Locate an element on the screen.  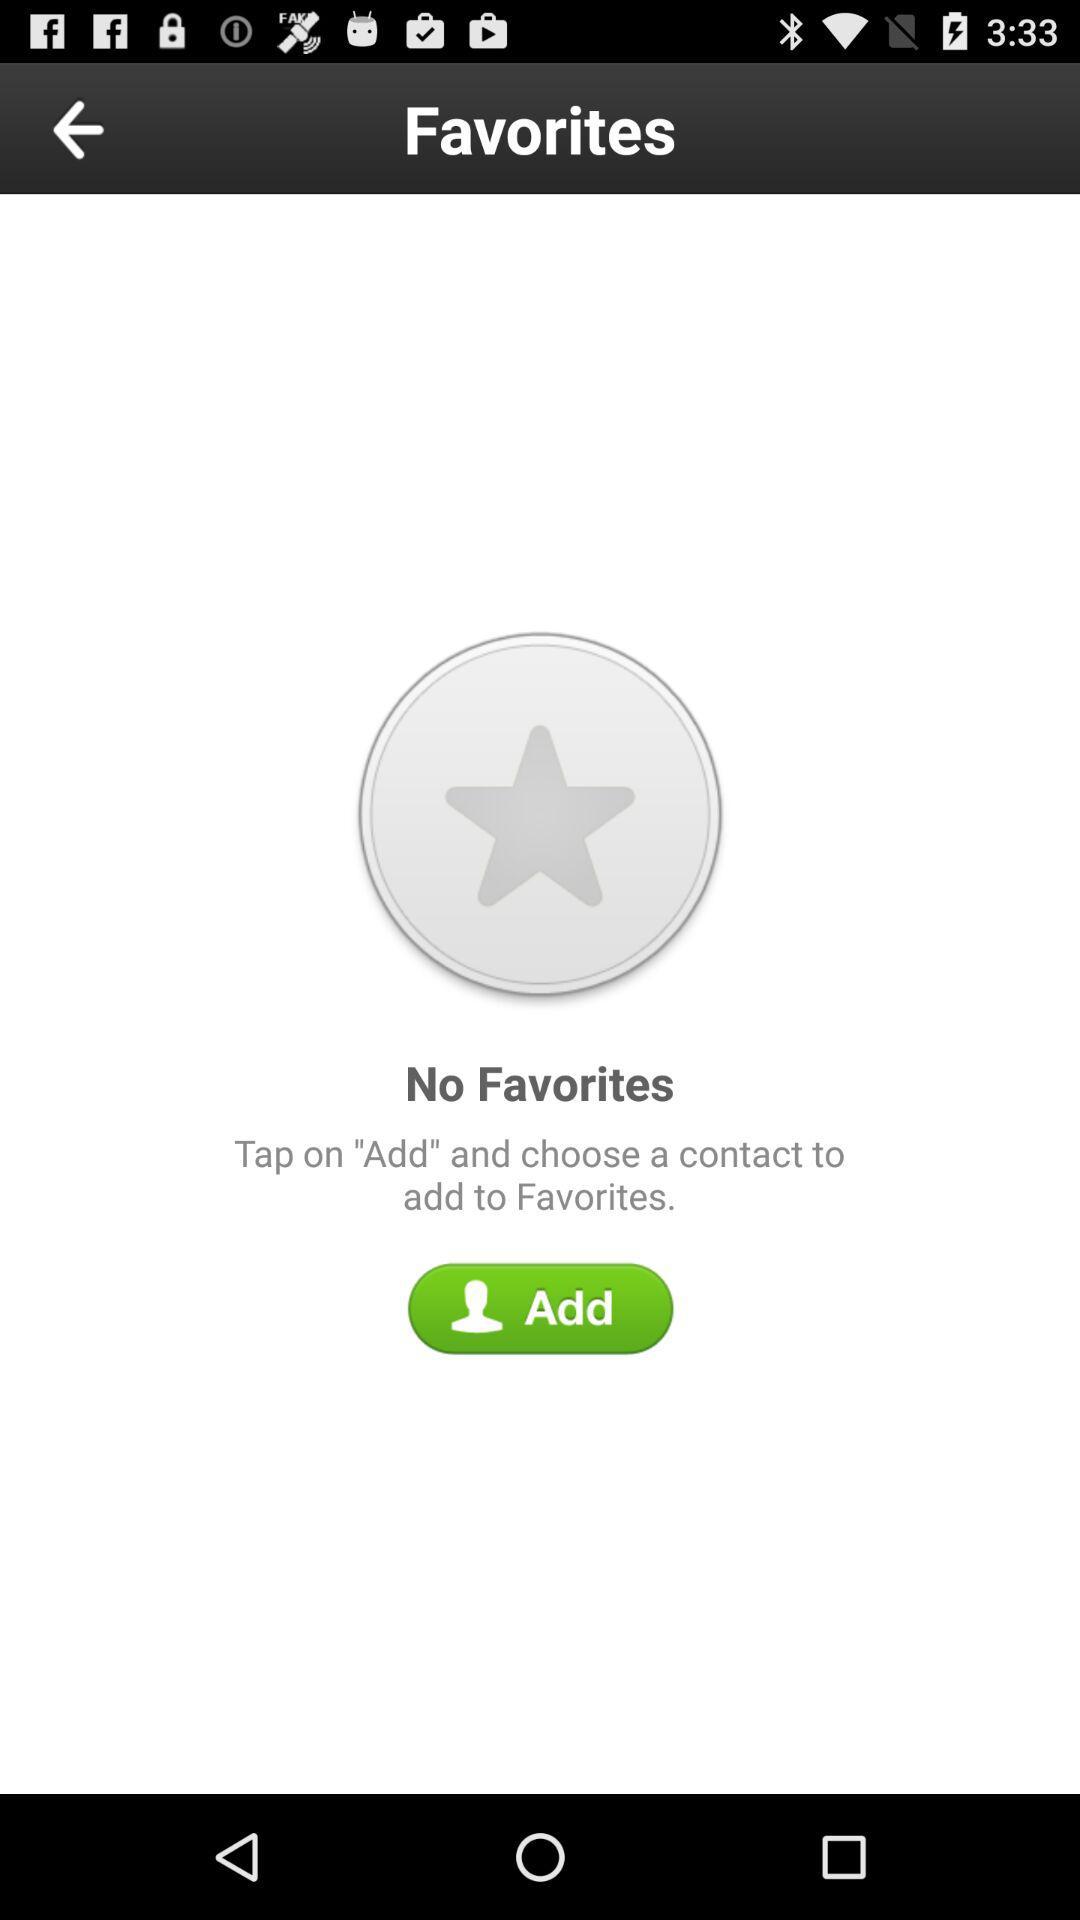
start process adding contact is located at coordinates (540, 1308).